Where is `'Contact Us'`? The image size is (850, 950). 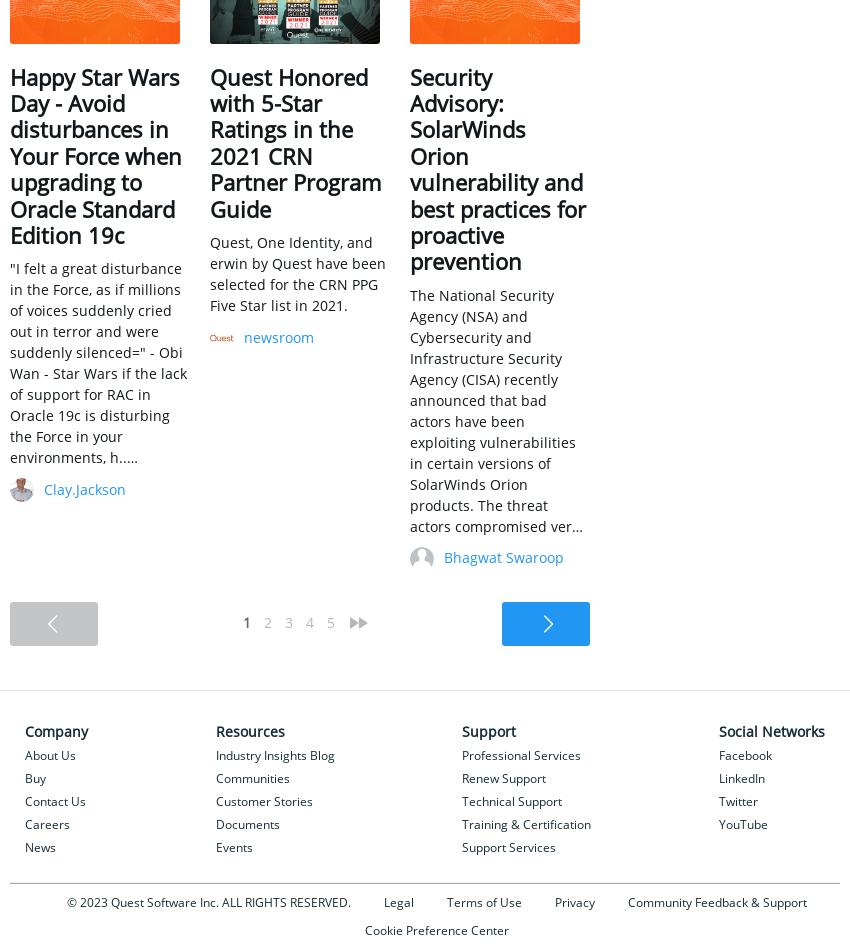 'Contact Us' is located at coordinates (55, 799).